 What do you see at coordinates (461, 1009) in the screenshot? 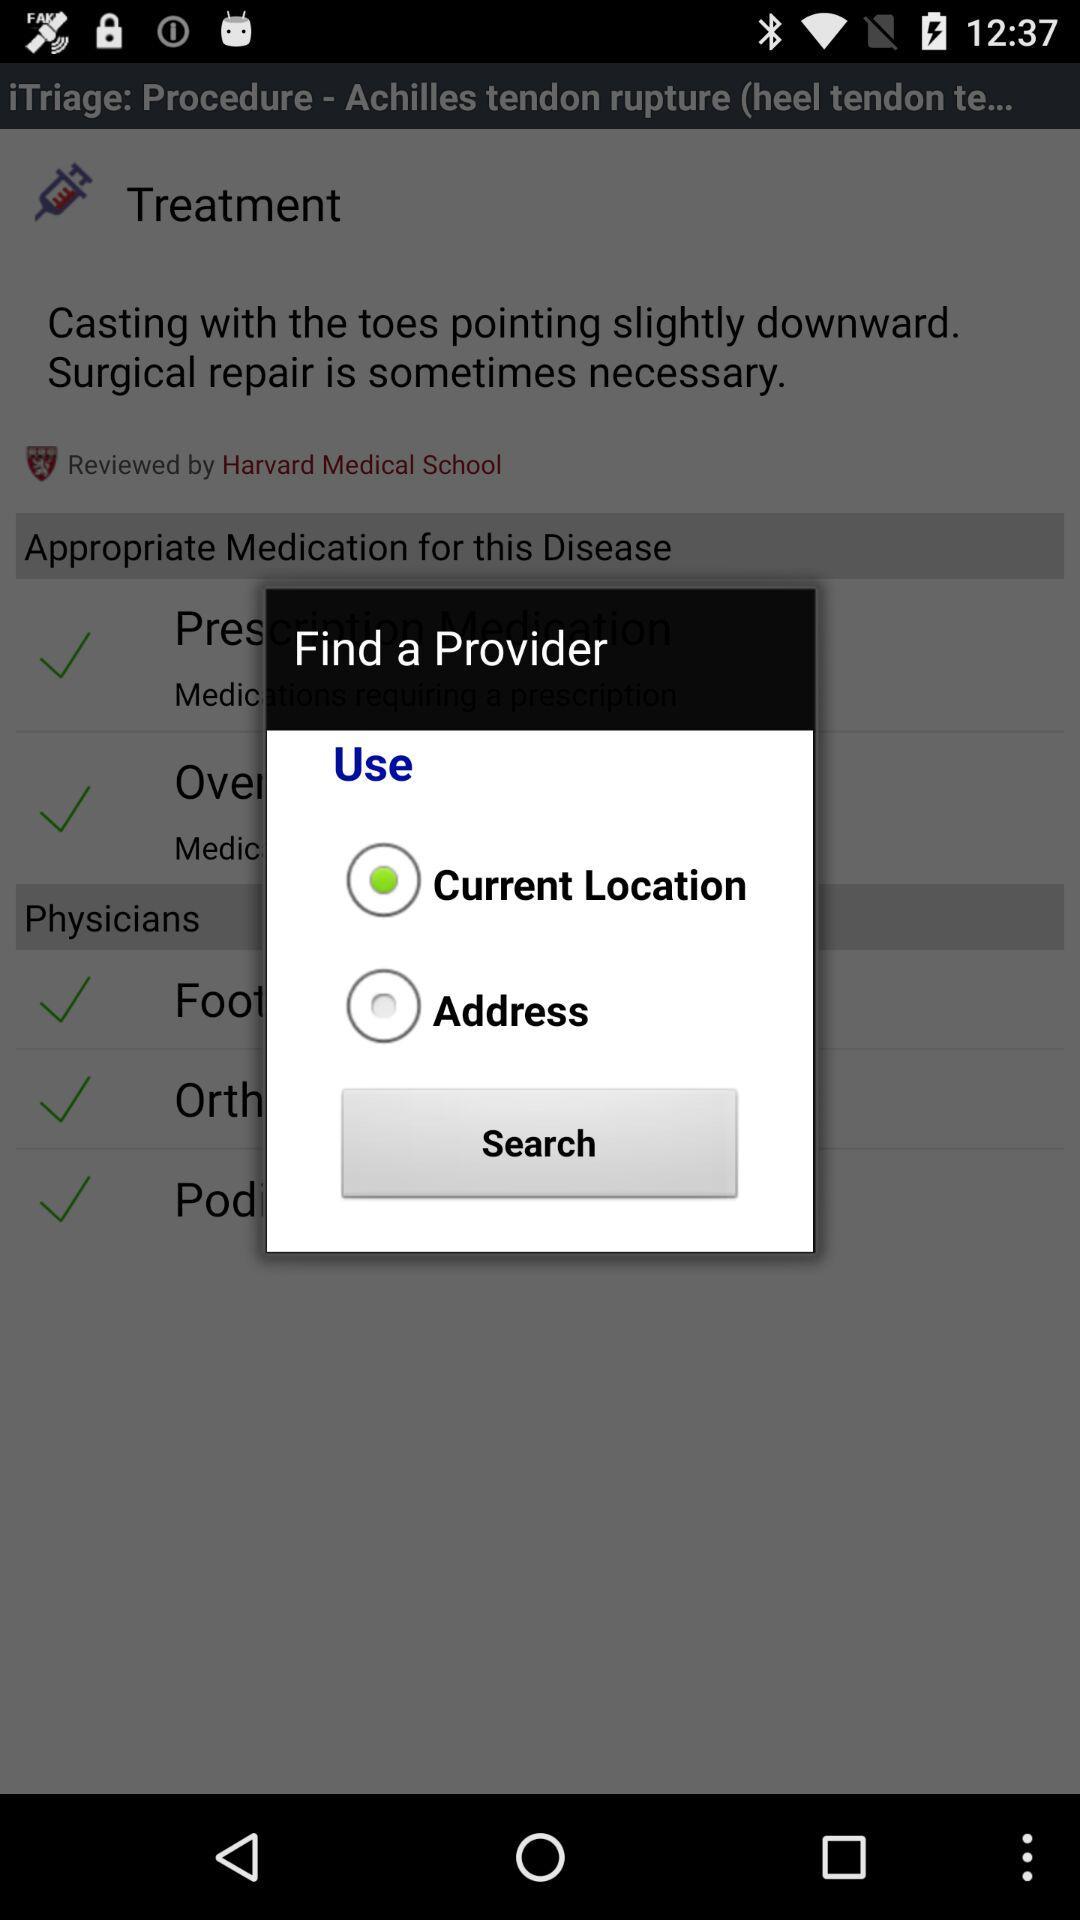
I see `button above the search icon` at bounding box center [461, 1009].